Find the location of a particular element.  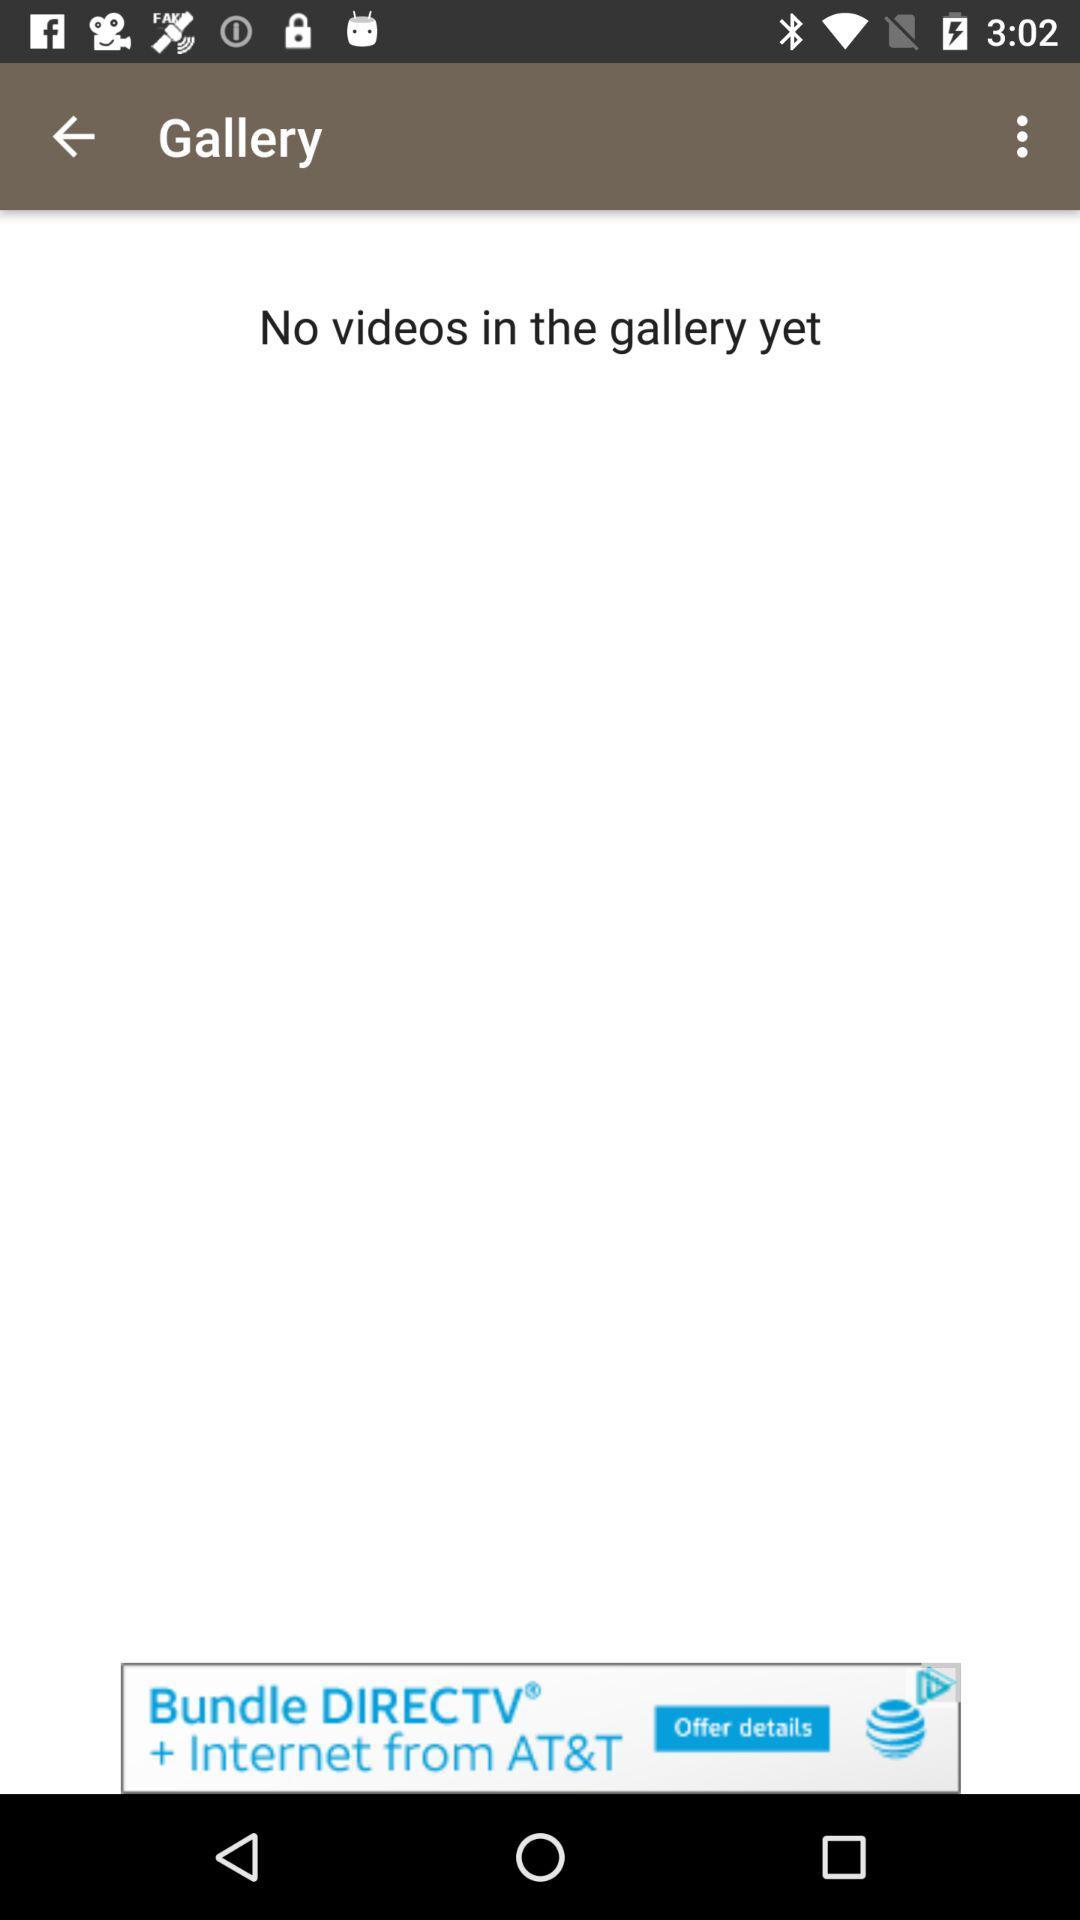

open advertisement is located at coordinates (540, 1727).